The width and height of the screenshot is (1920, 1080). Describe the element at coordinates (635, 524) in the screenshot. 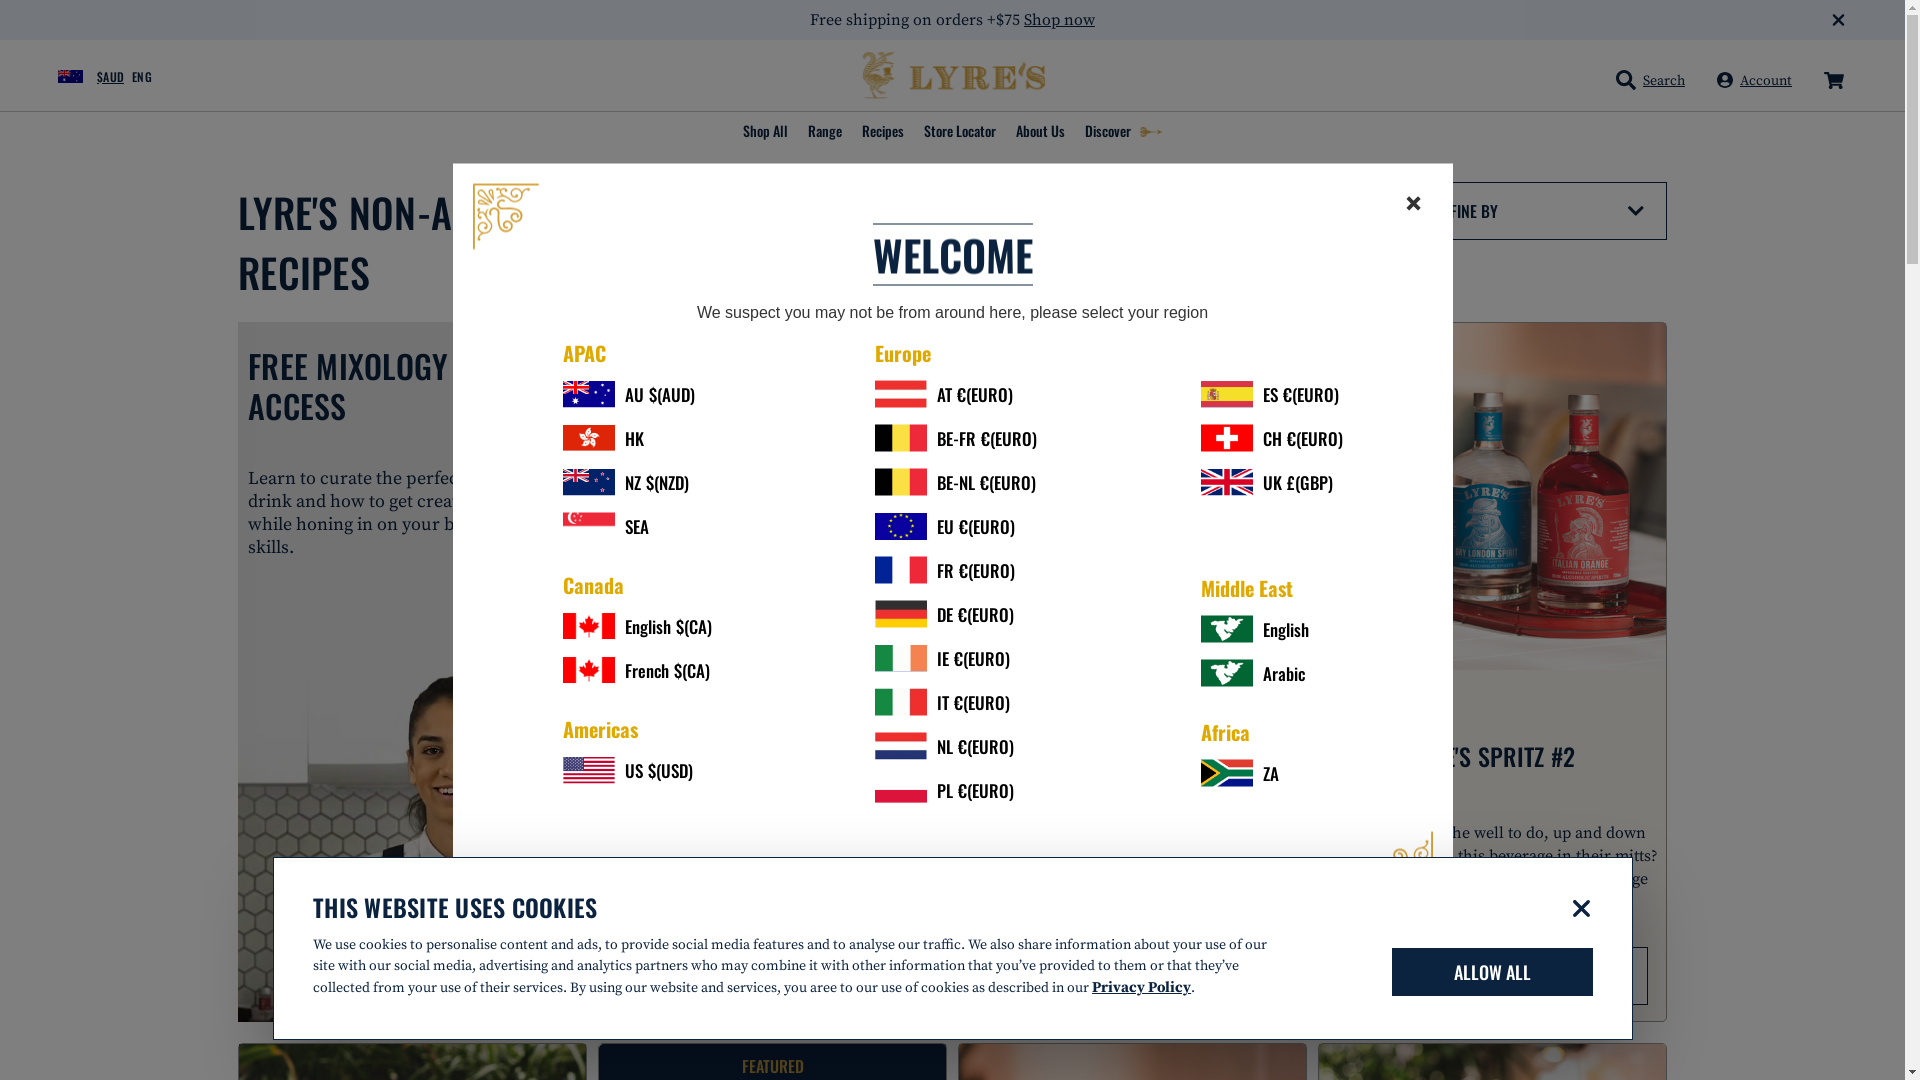

I see `'SEA'` at that location.